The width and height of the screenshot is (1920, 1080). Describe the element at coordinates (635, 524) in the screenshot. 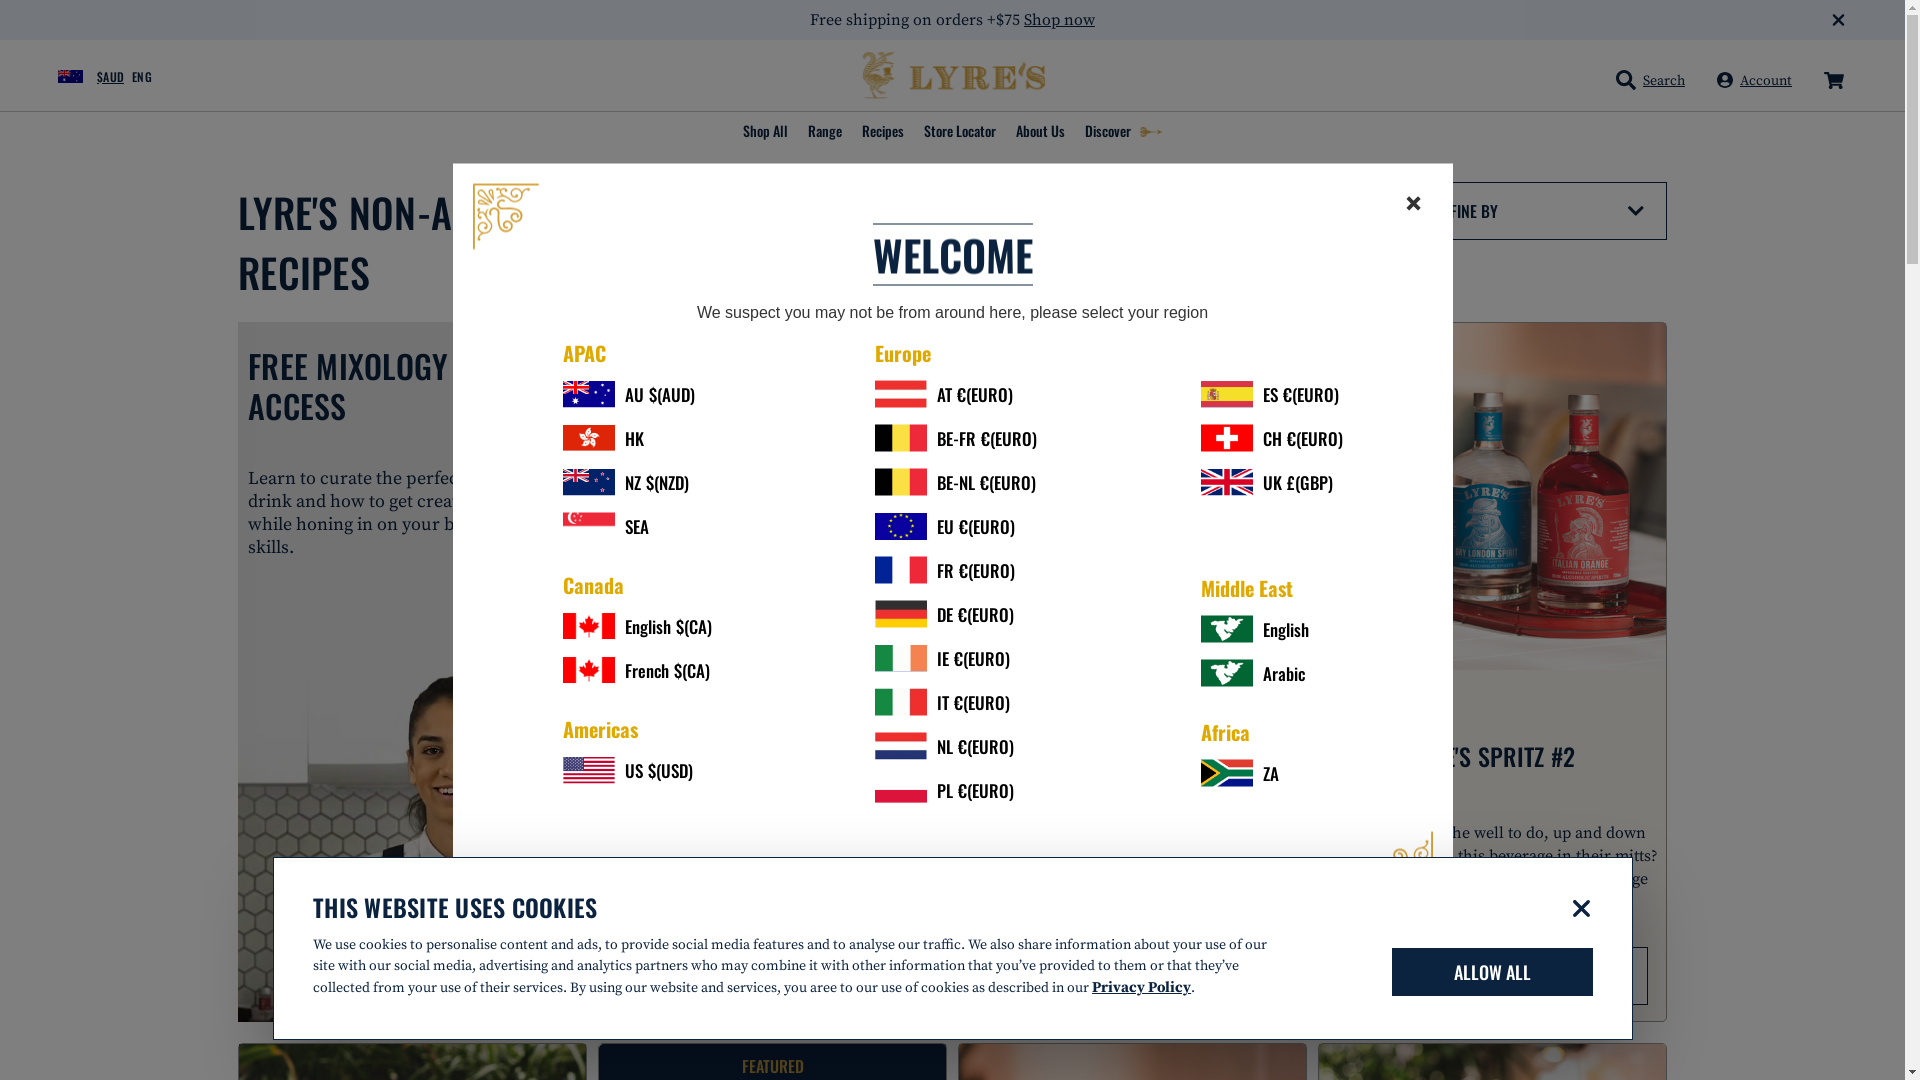

I see `'SEA'` at that location.